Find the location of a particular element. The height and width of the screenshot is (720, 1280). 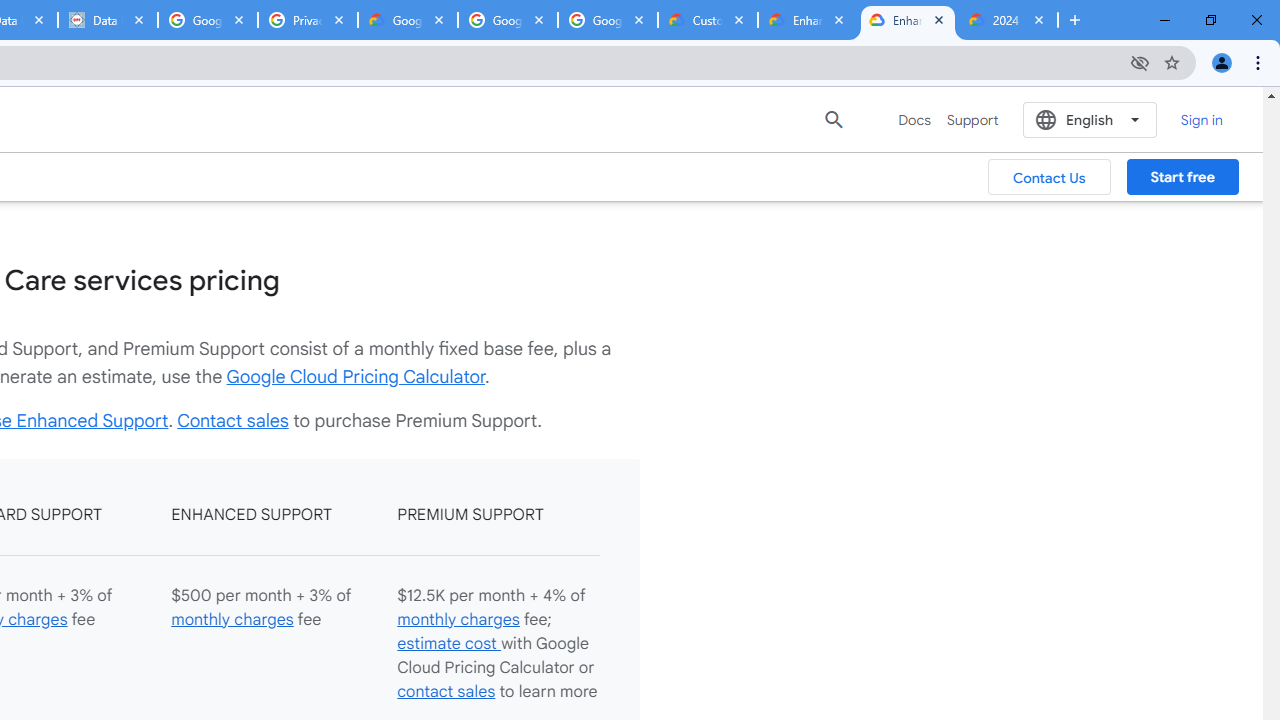

'You' is located at coordinates (1220, 61).